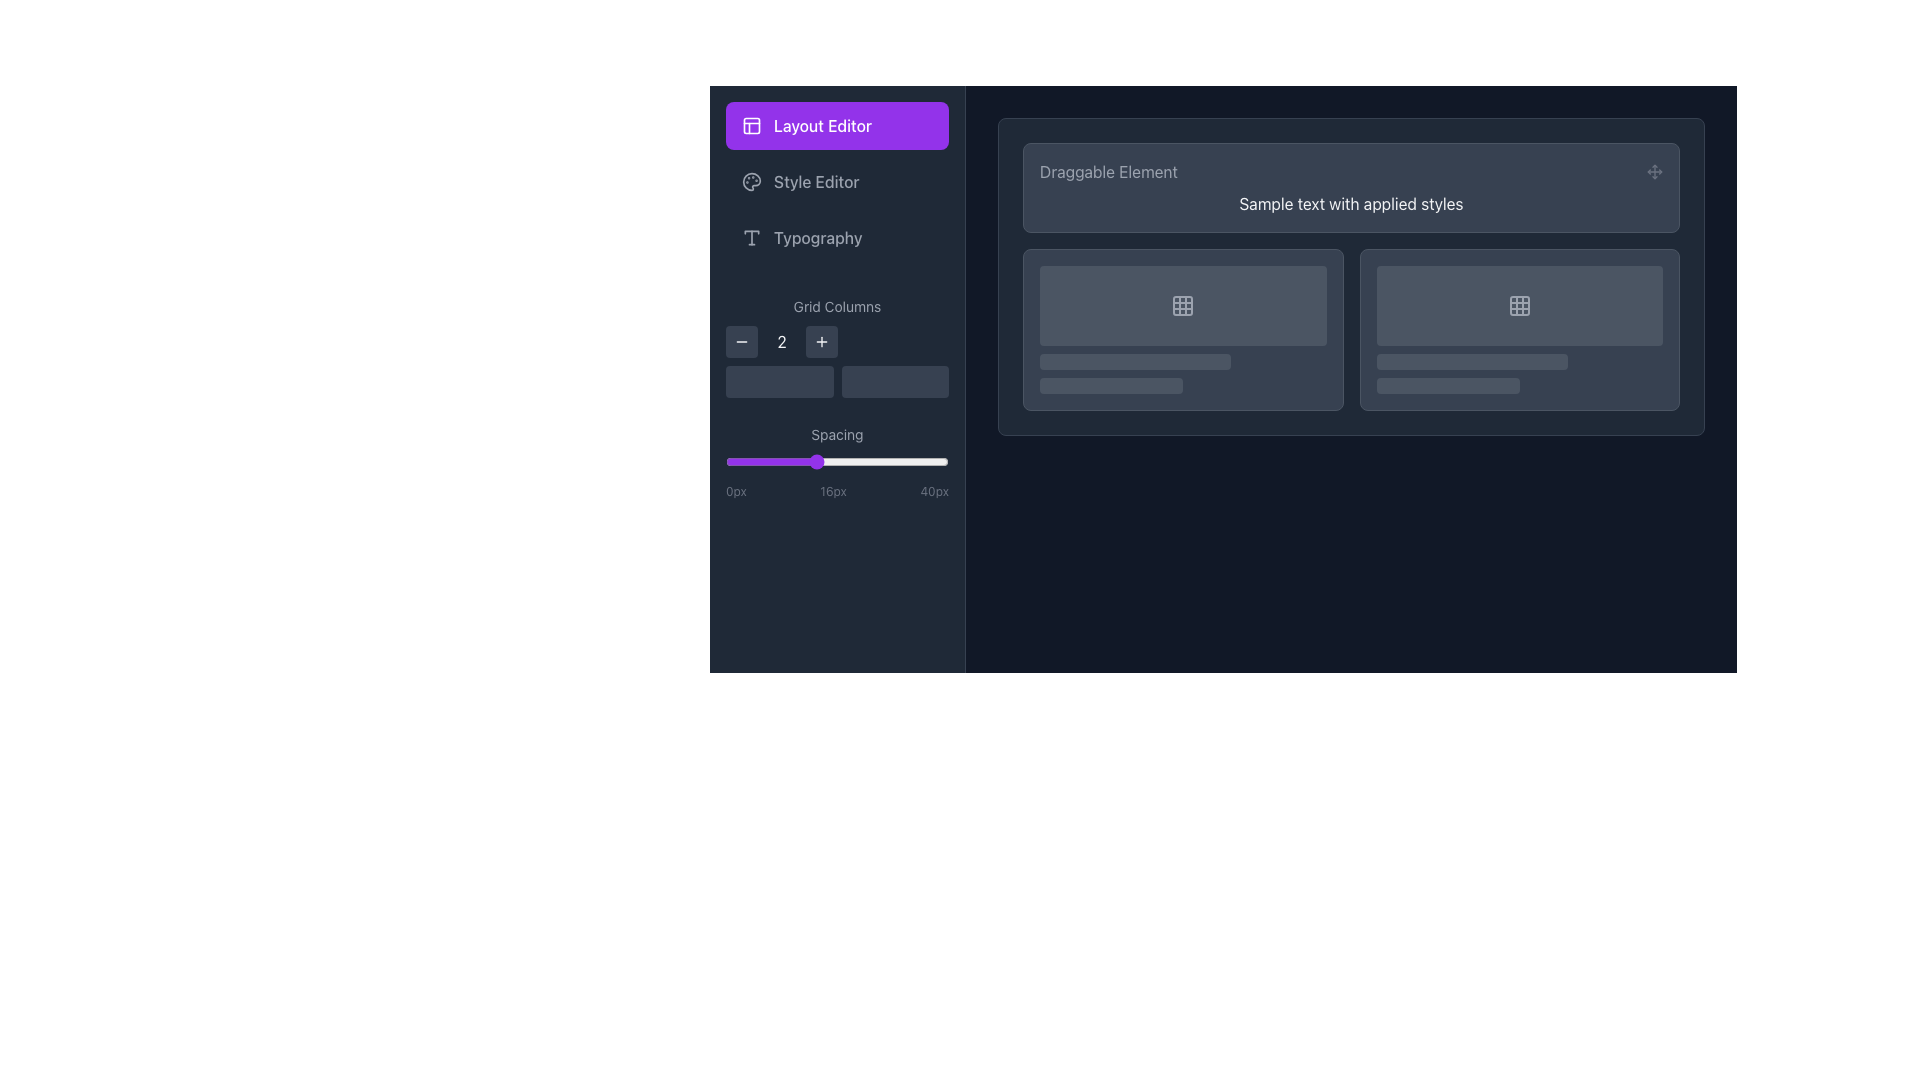  What do you see at coordinates (837, 181) in the screenshot?
I see `the 'Style Editor' button in the left sidebar` at bounding box center [837, 181].